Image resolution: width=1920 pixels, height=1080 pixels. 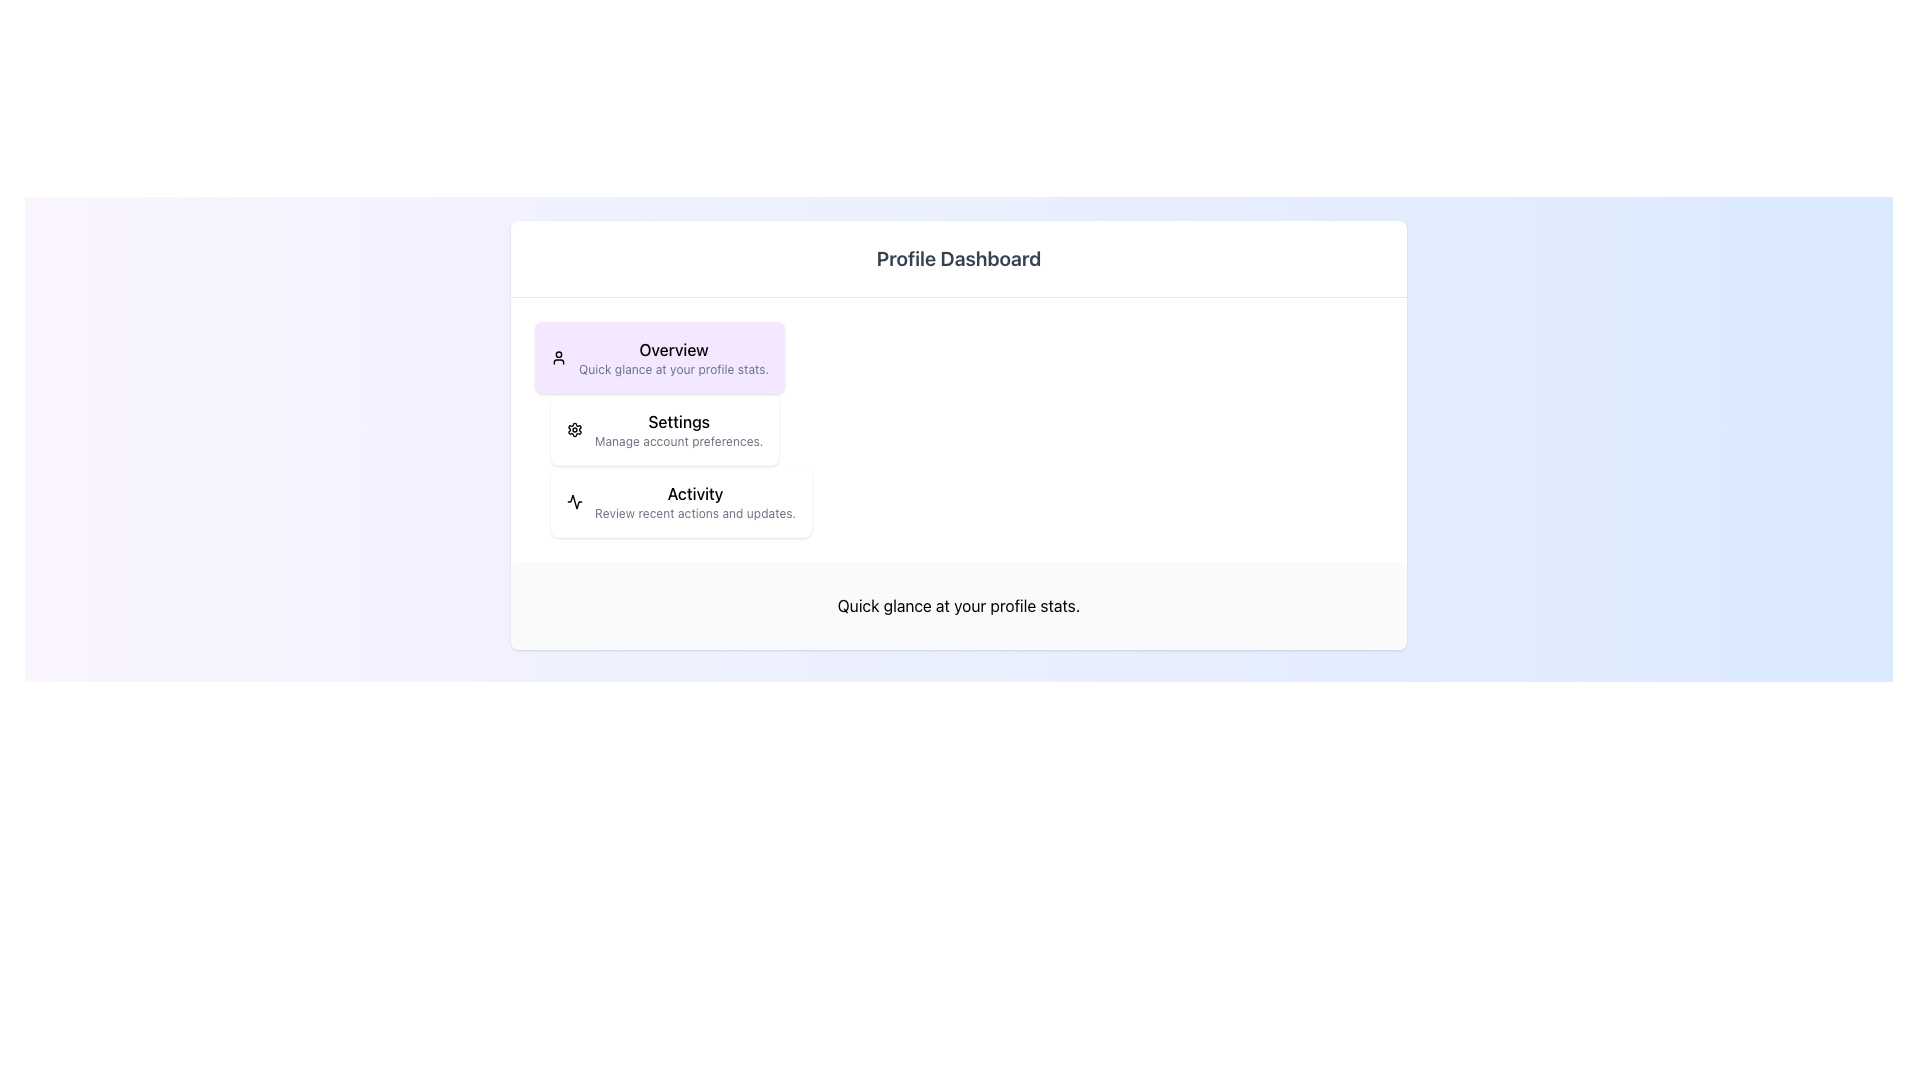 I want to click on the text label that reads 'Manage account preferences.' located directly below the 'Settings' header in the second panel, so click(x=679, y=441).